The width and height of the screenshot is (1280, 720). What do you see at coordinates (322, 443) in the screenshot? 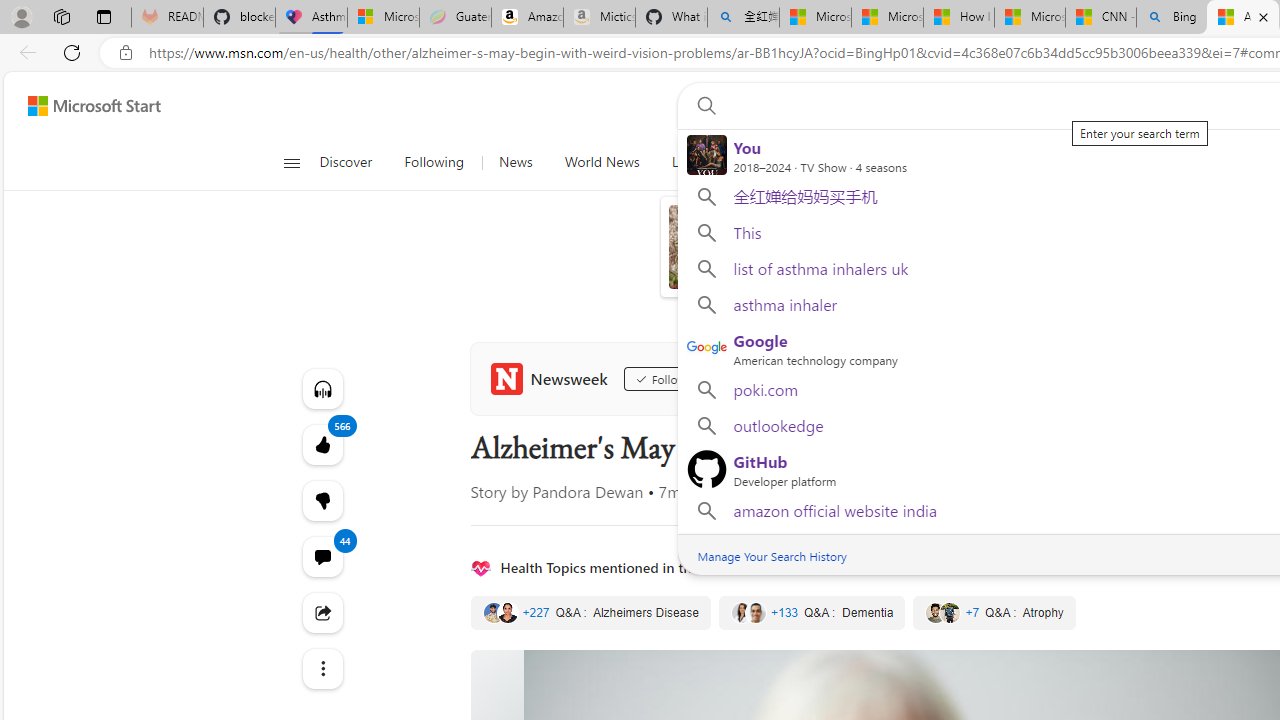
I see `'566 Like'` at bounding box center [322, 443].